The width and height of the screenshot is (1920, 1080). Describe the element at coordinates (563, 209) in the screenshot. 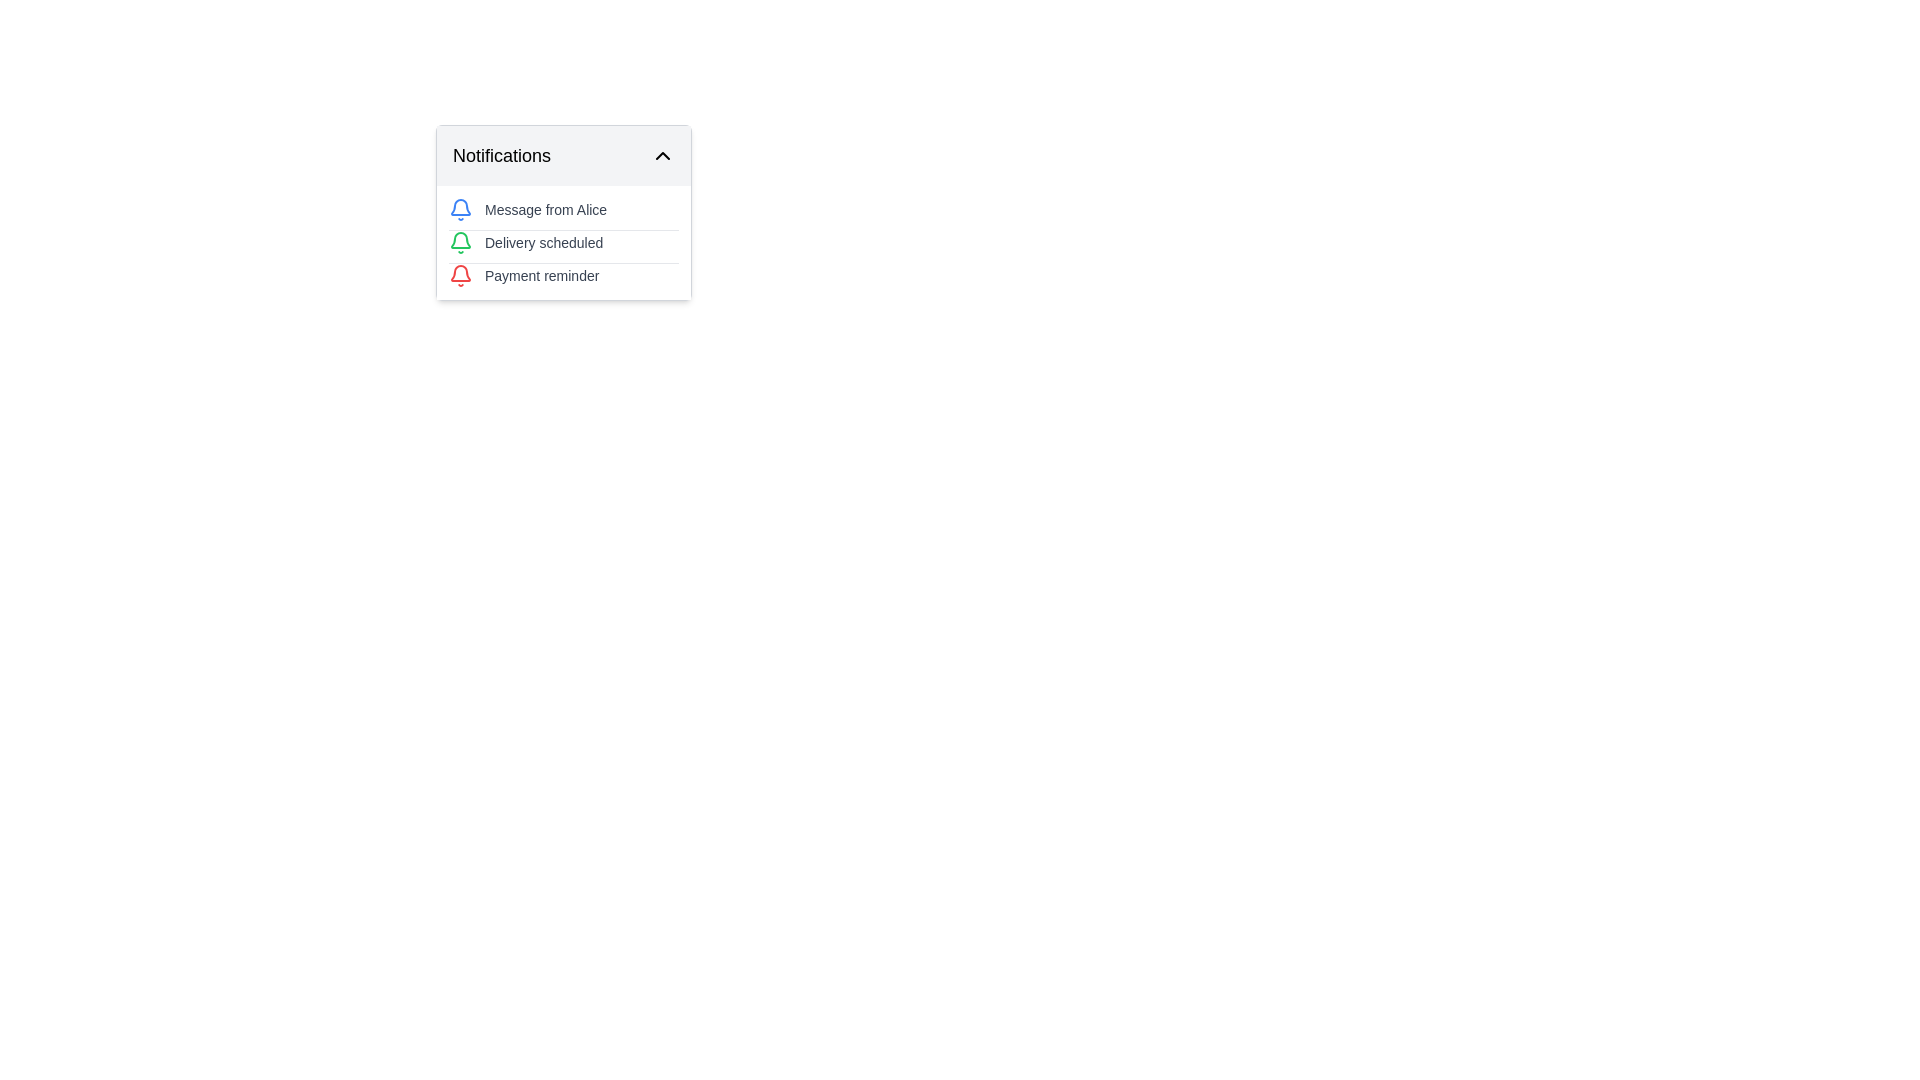

I see `the first notification item in the Notifications section that conveys a message from 'Alice'` at that location.